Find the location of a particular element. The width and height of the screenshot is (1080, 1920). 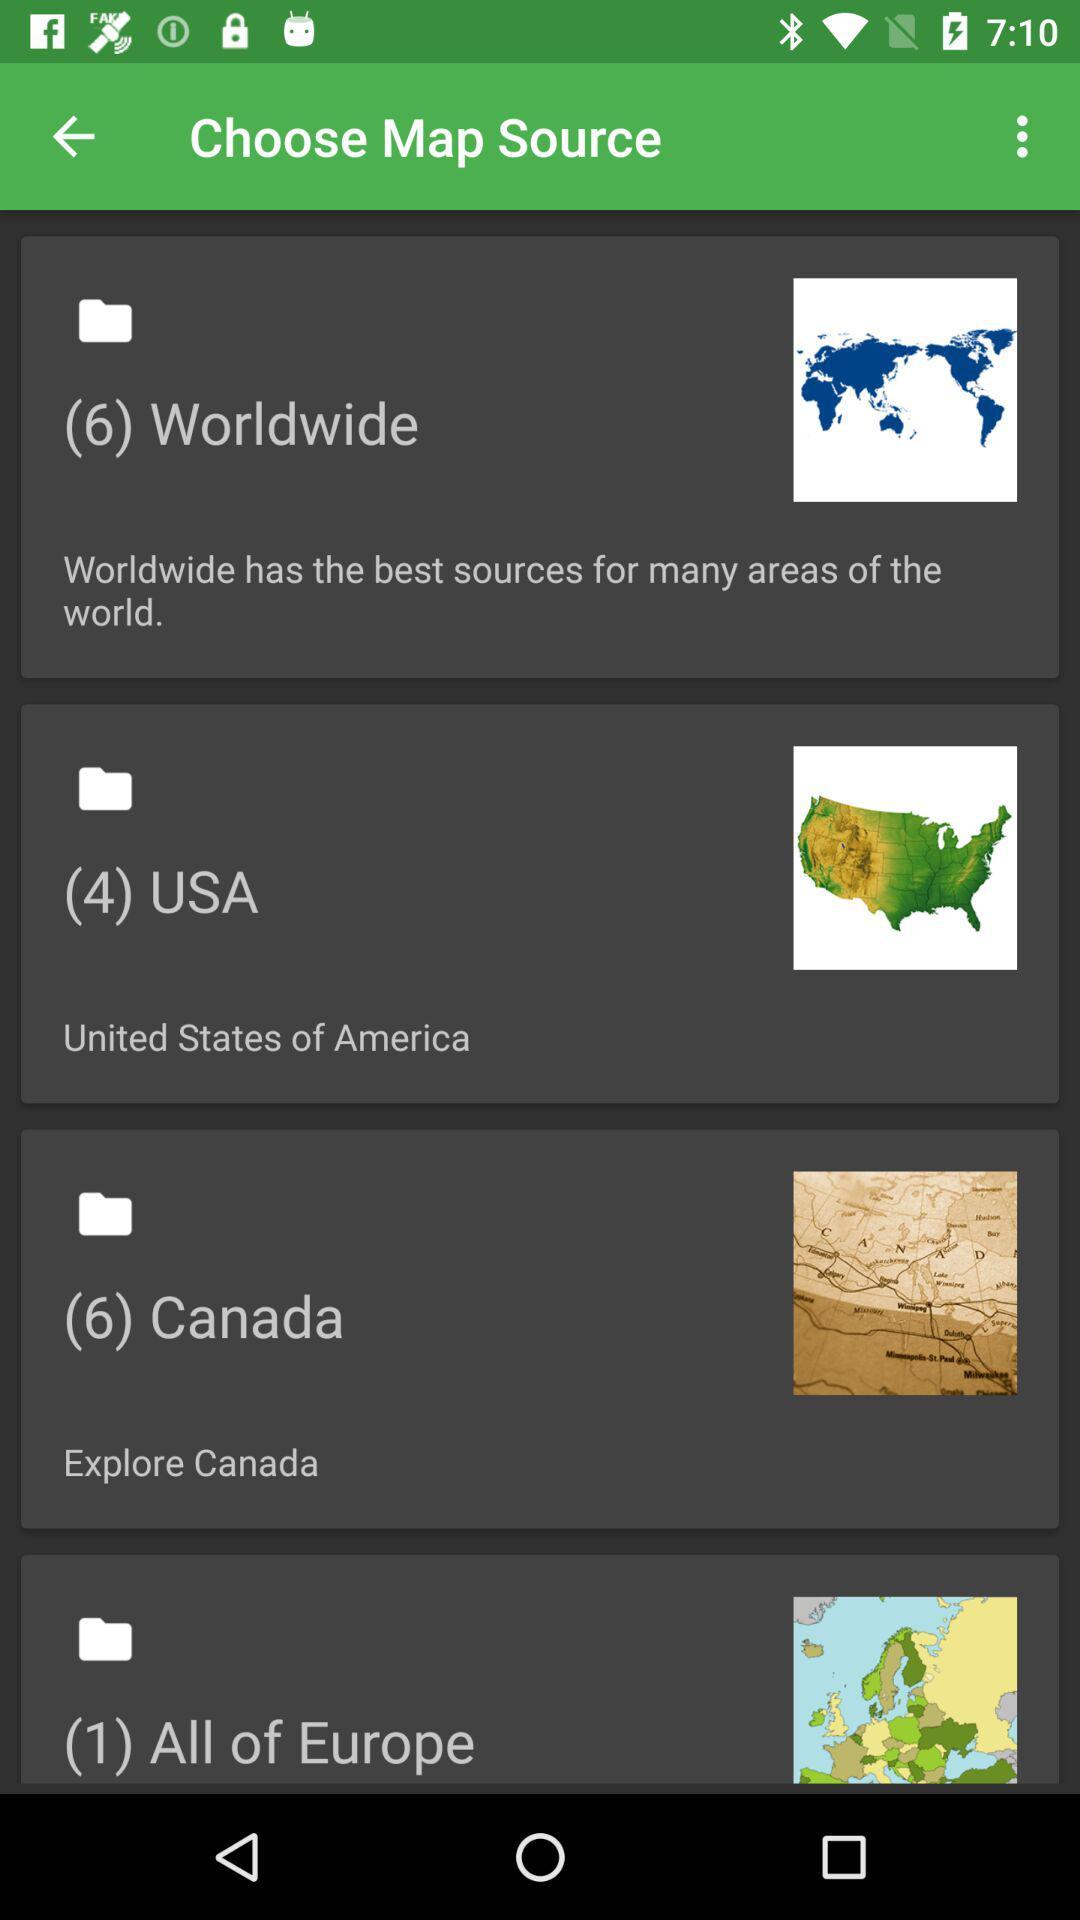

the third option is located at coordinates (540, 1329).